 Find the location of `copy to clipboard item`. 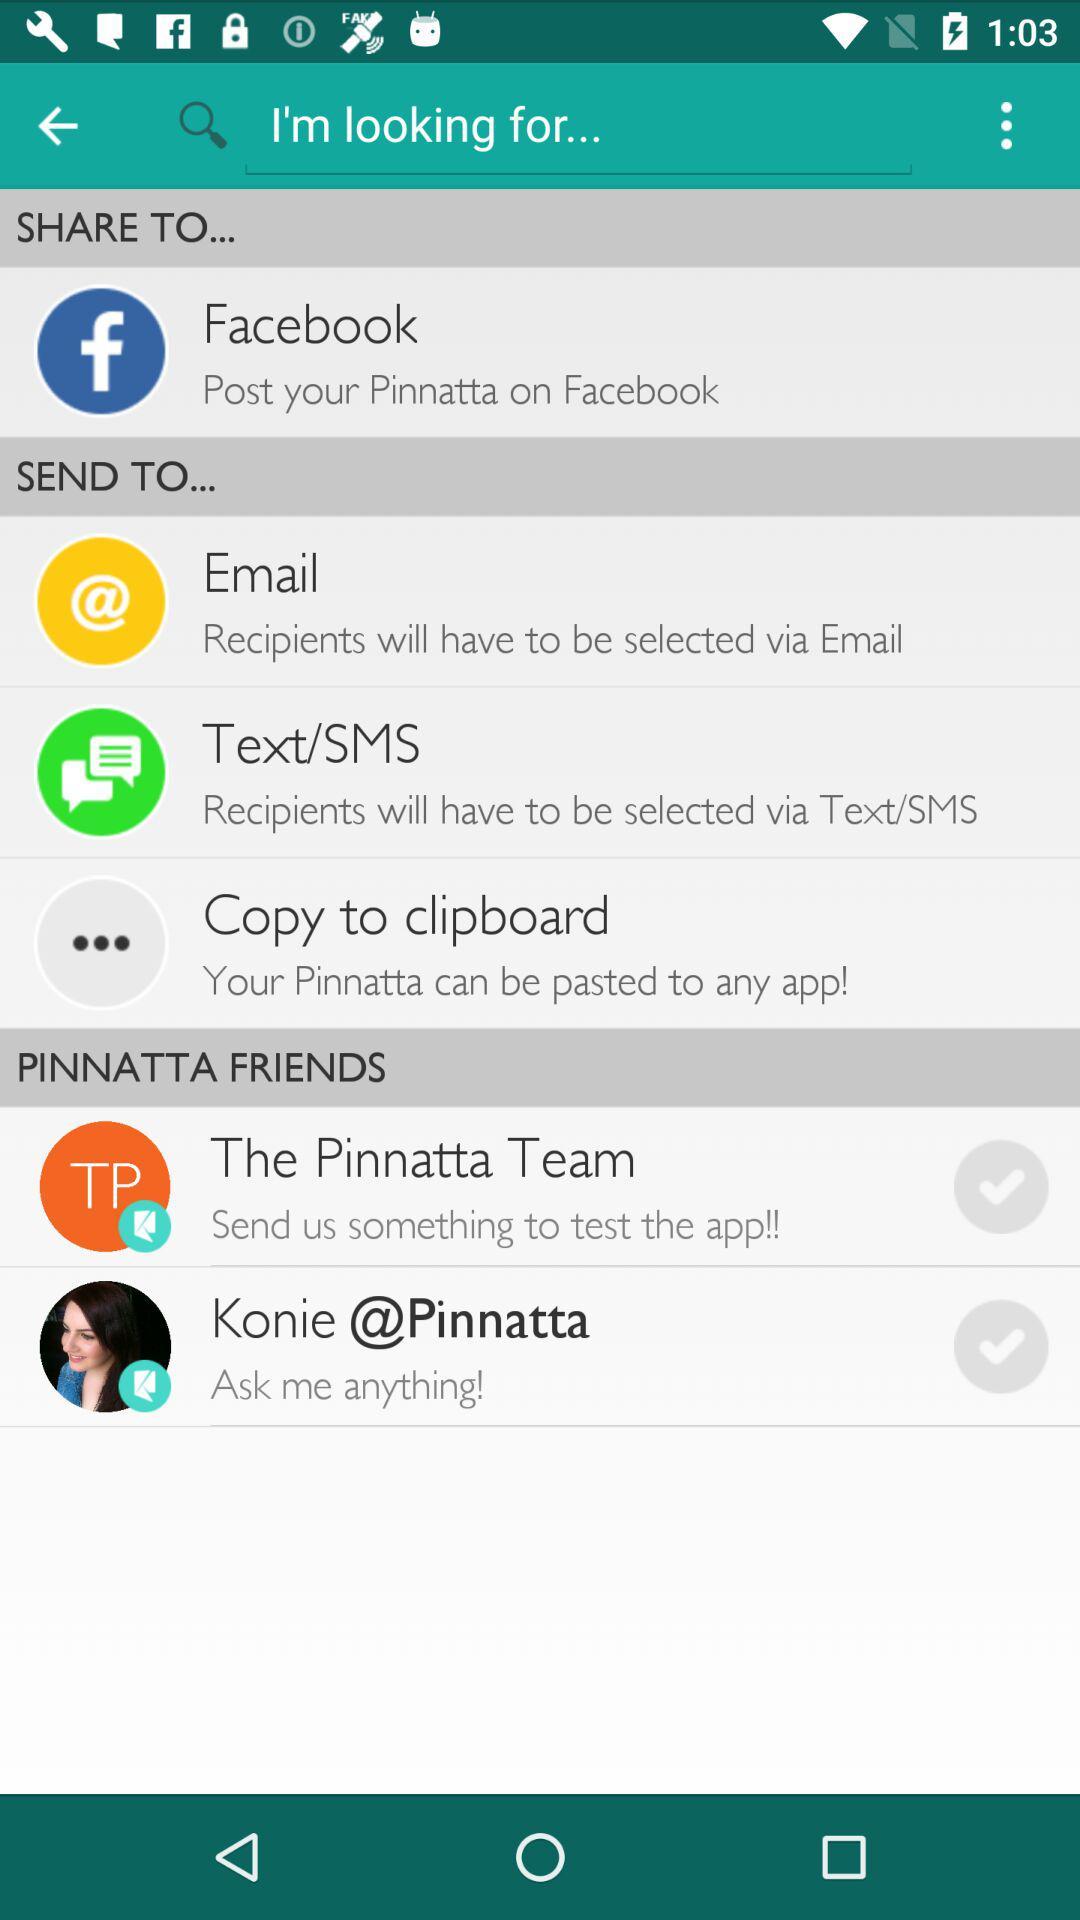

copy to clipboard item is located at coordinates (405, 914).